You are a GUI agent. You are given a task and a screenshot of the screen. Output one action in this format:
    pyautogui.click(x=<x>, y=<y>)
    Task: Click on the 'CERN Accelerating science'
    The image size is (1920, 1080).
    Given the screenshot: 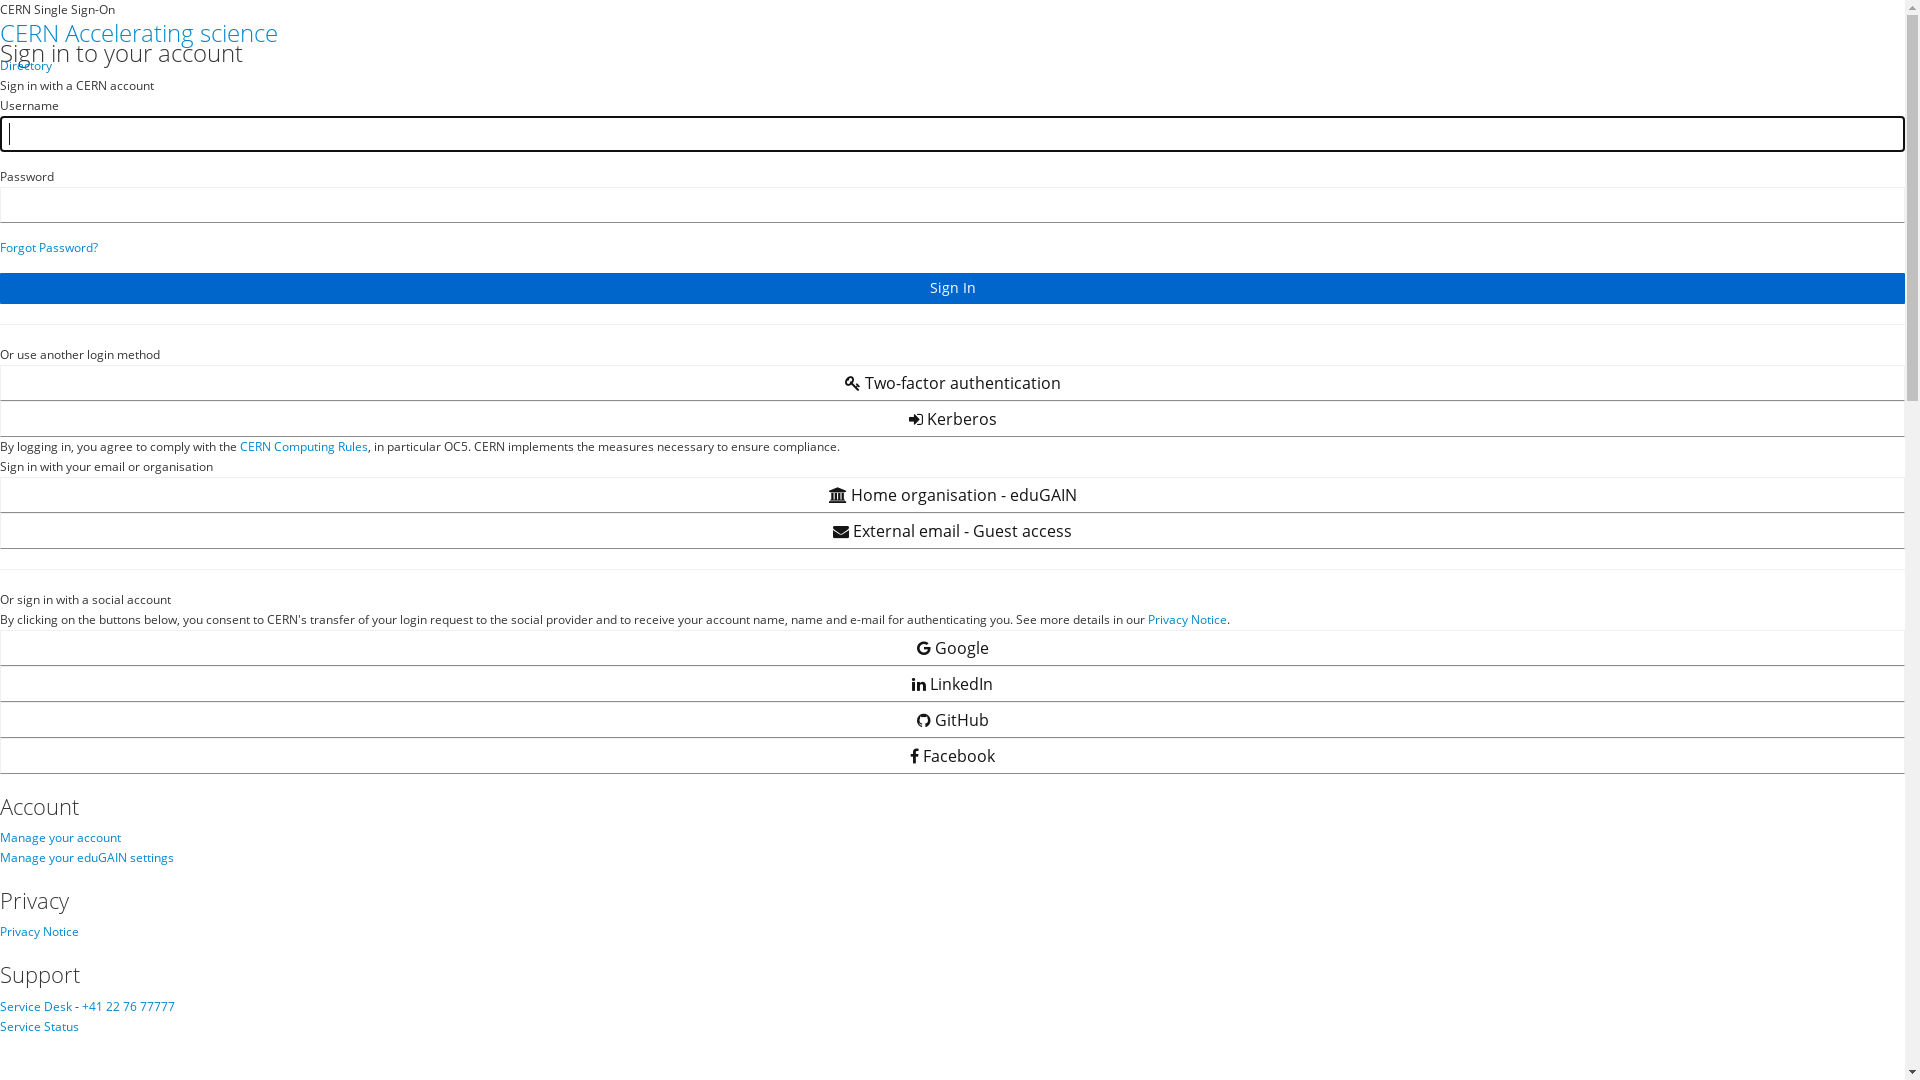 What is the action you would take?
    pyautogui.click(x=138, y=32)
    